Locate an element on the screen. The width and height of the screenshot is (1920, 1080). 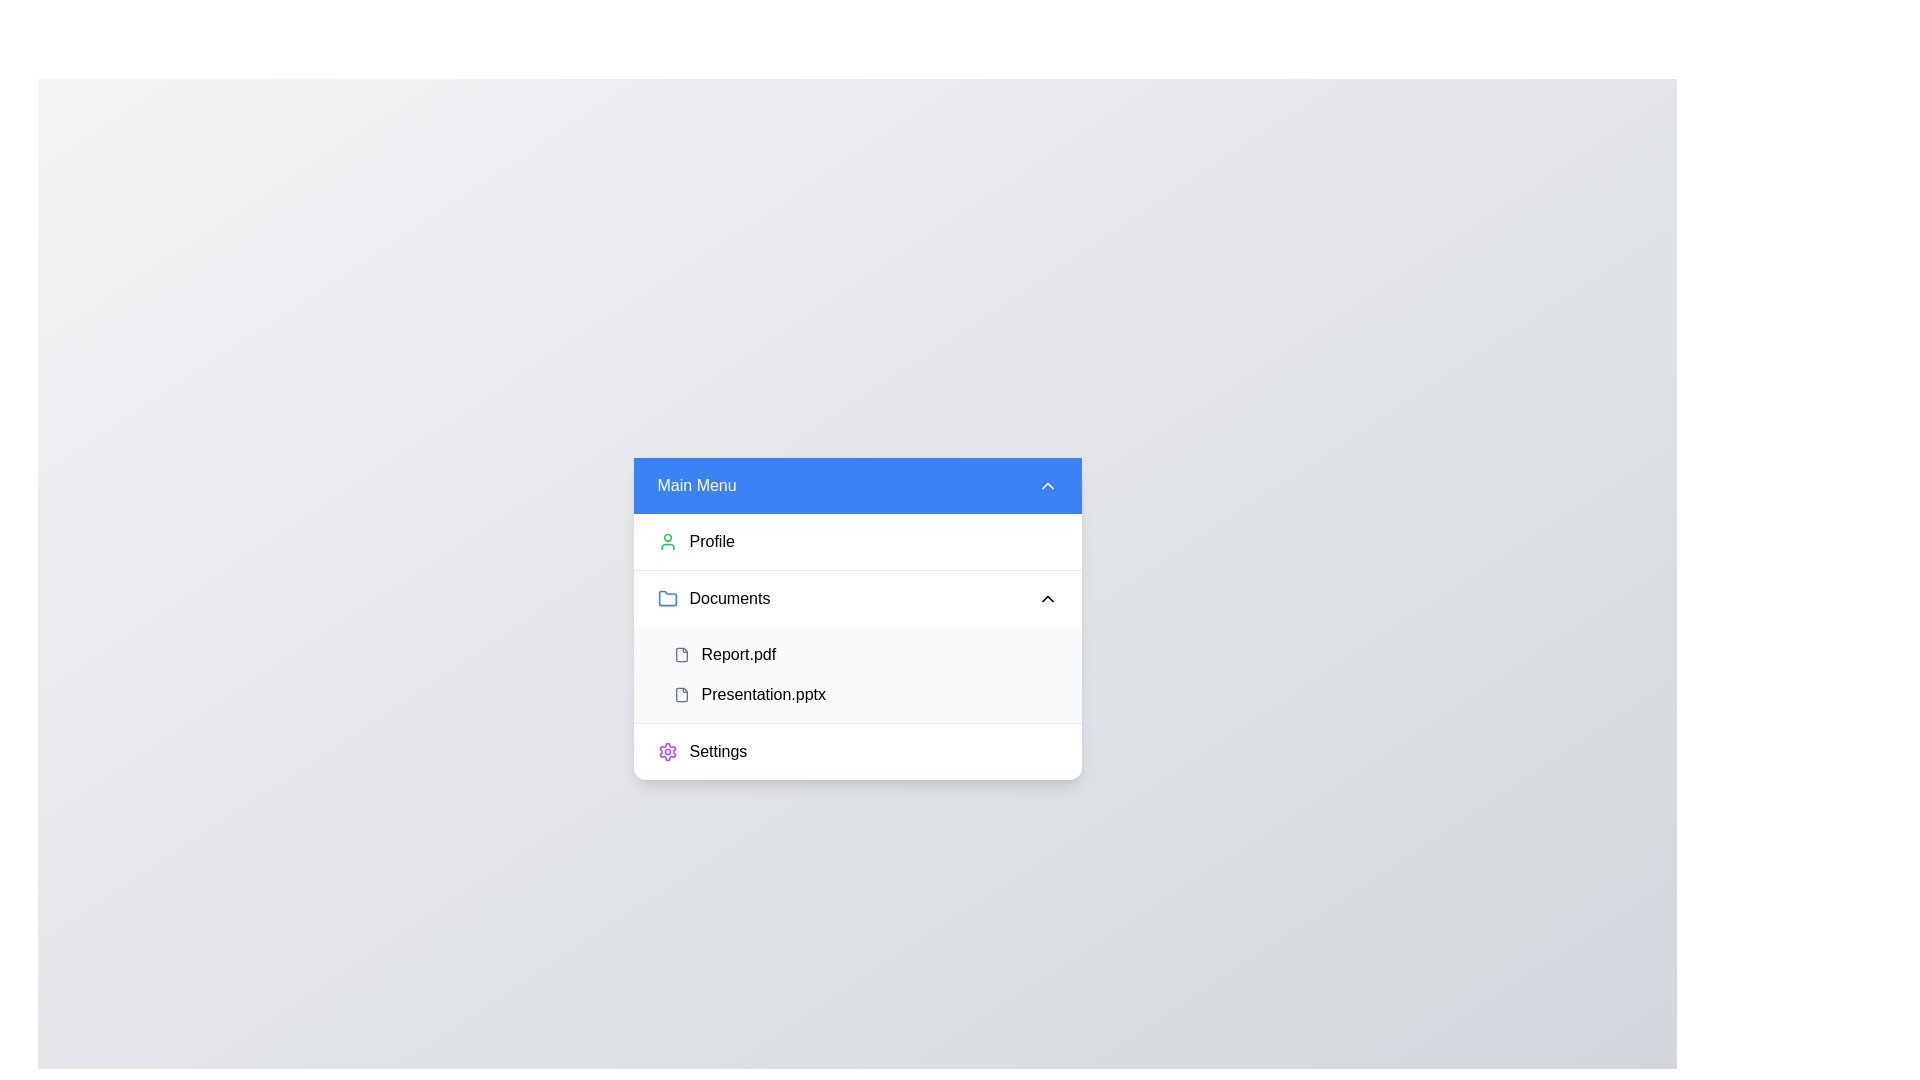
the file icon representing 'Presentation.pptx', which is styled with a gray outline and located as the fourth entry in the Documents list is located at coordinates (681, 693).